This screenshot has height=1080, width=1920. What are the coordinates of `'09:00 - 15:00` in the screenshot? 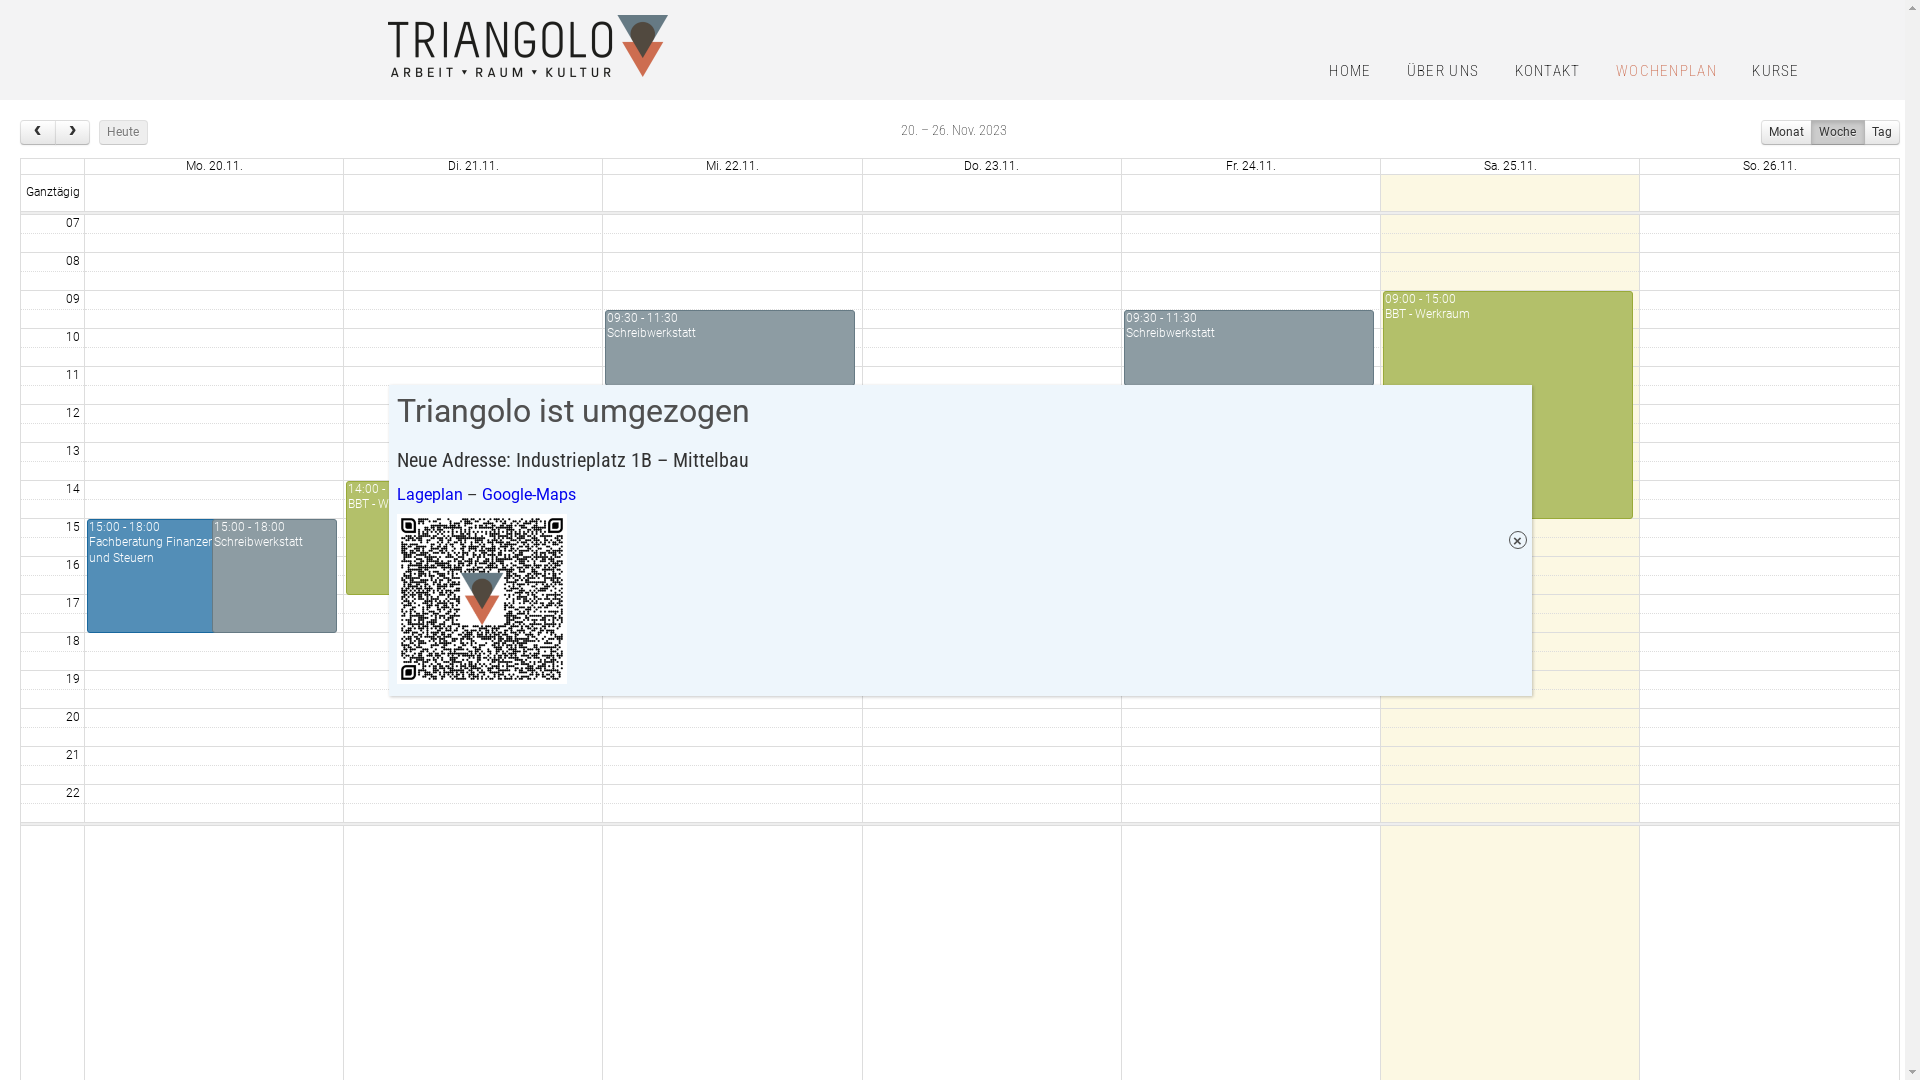 It's located at (1507, 405).